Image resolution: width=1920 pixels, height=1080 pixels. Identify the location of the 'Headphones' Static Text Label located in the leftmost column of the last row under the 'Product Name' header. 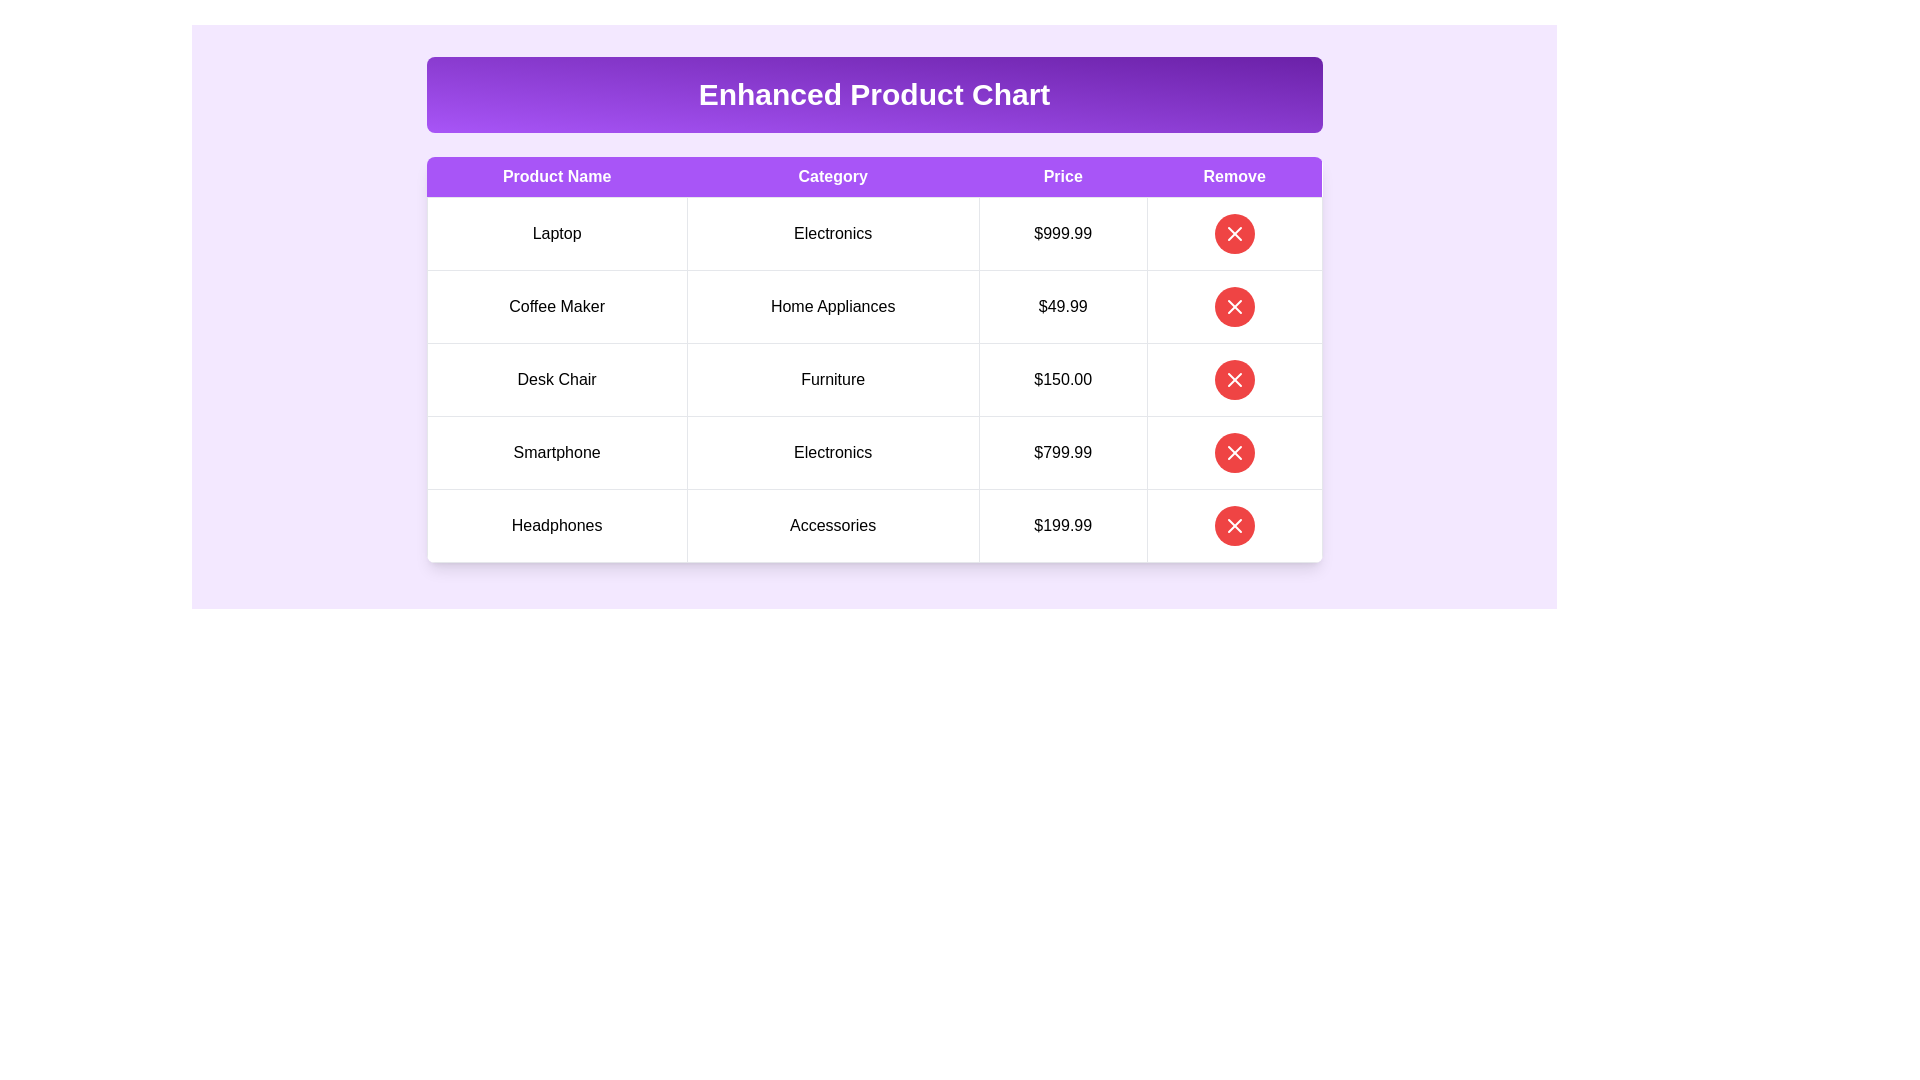
(557, 524).